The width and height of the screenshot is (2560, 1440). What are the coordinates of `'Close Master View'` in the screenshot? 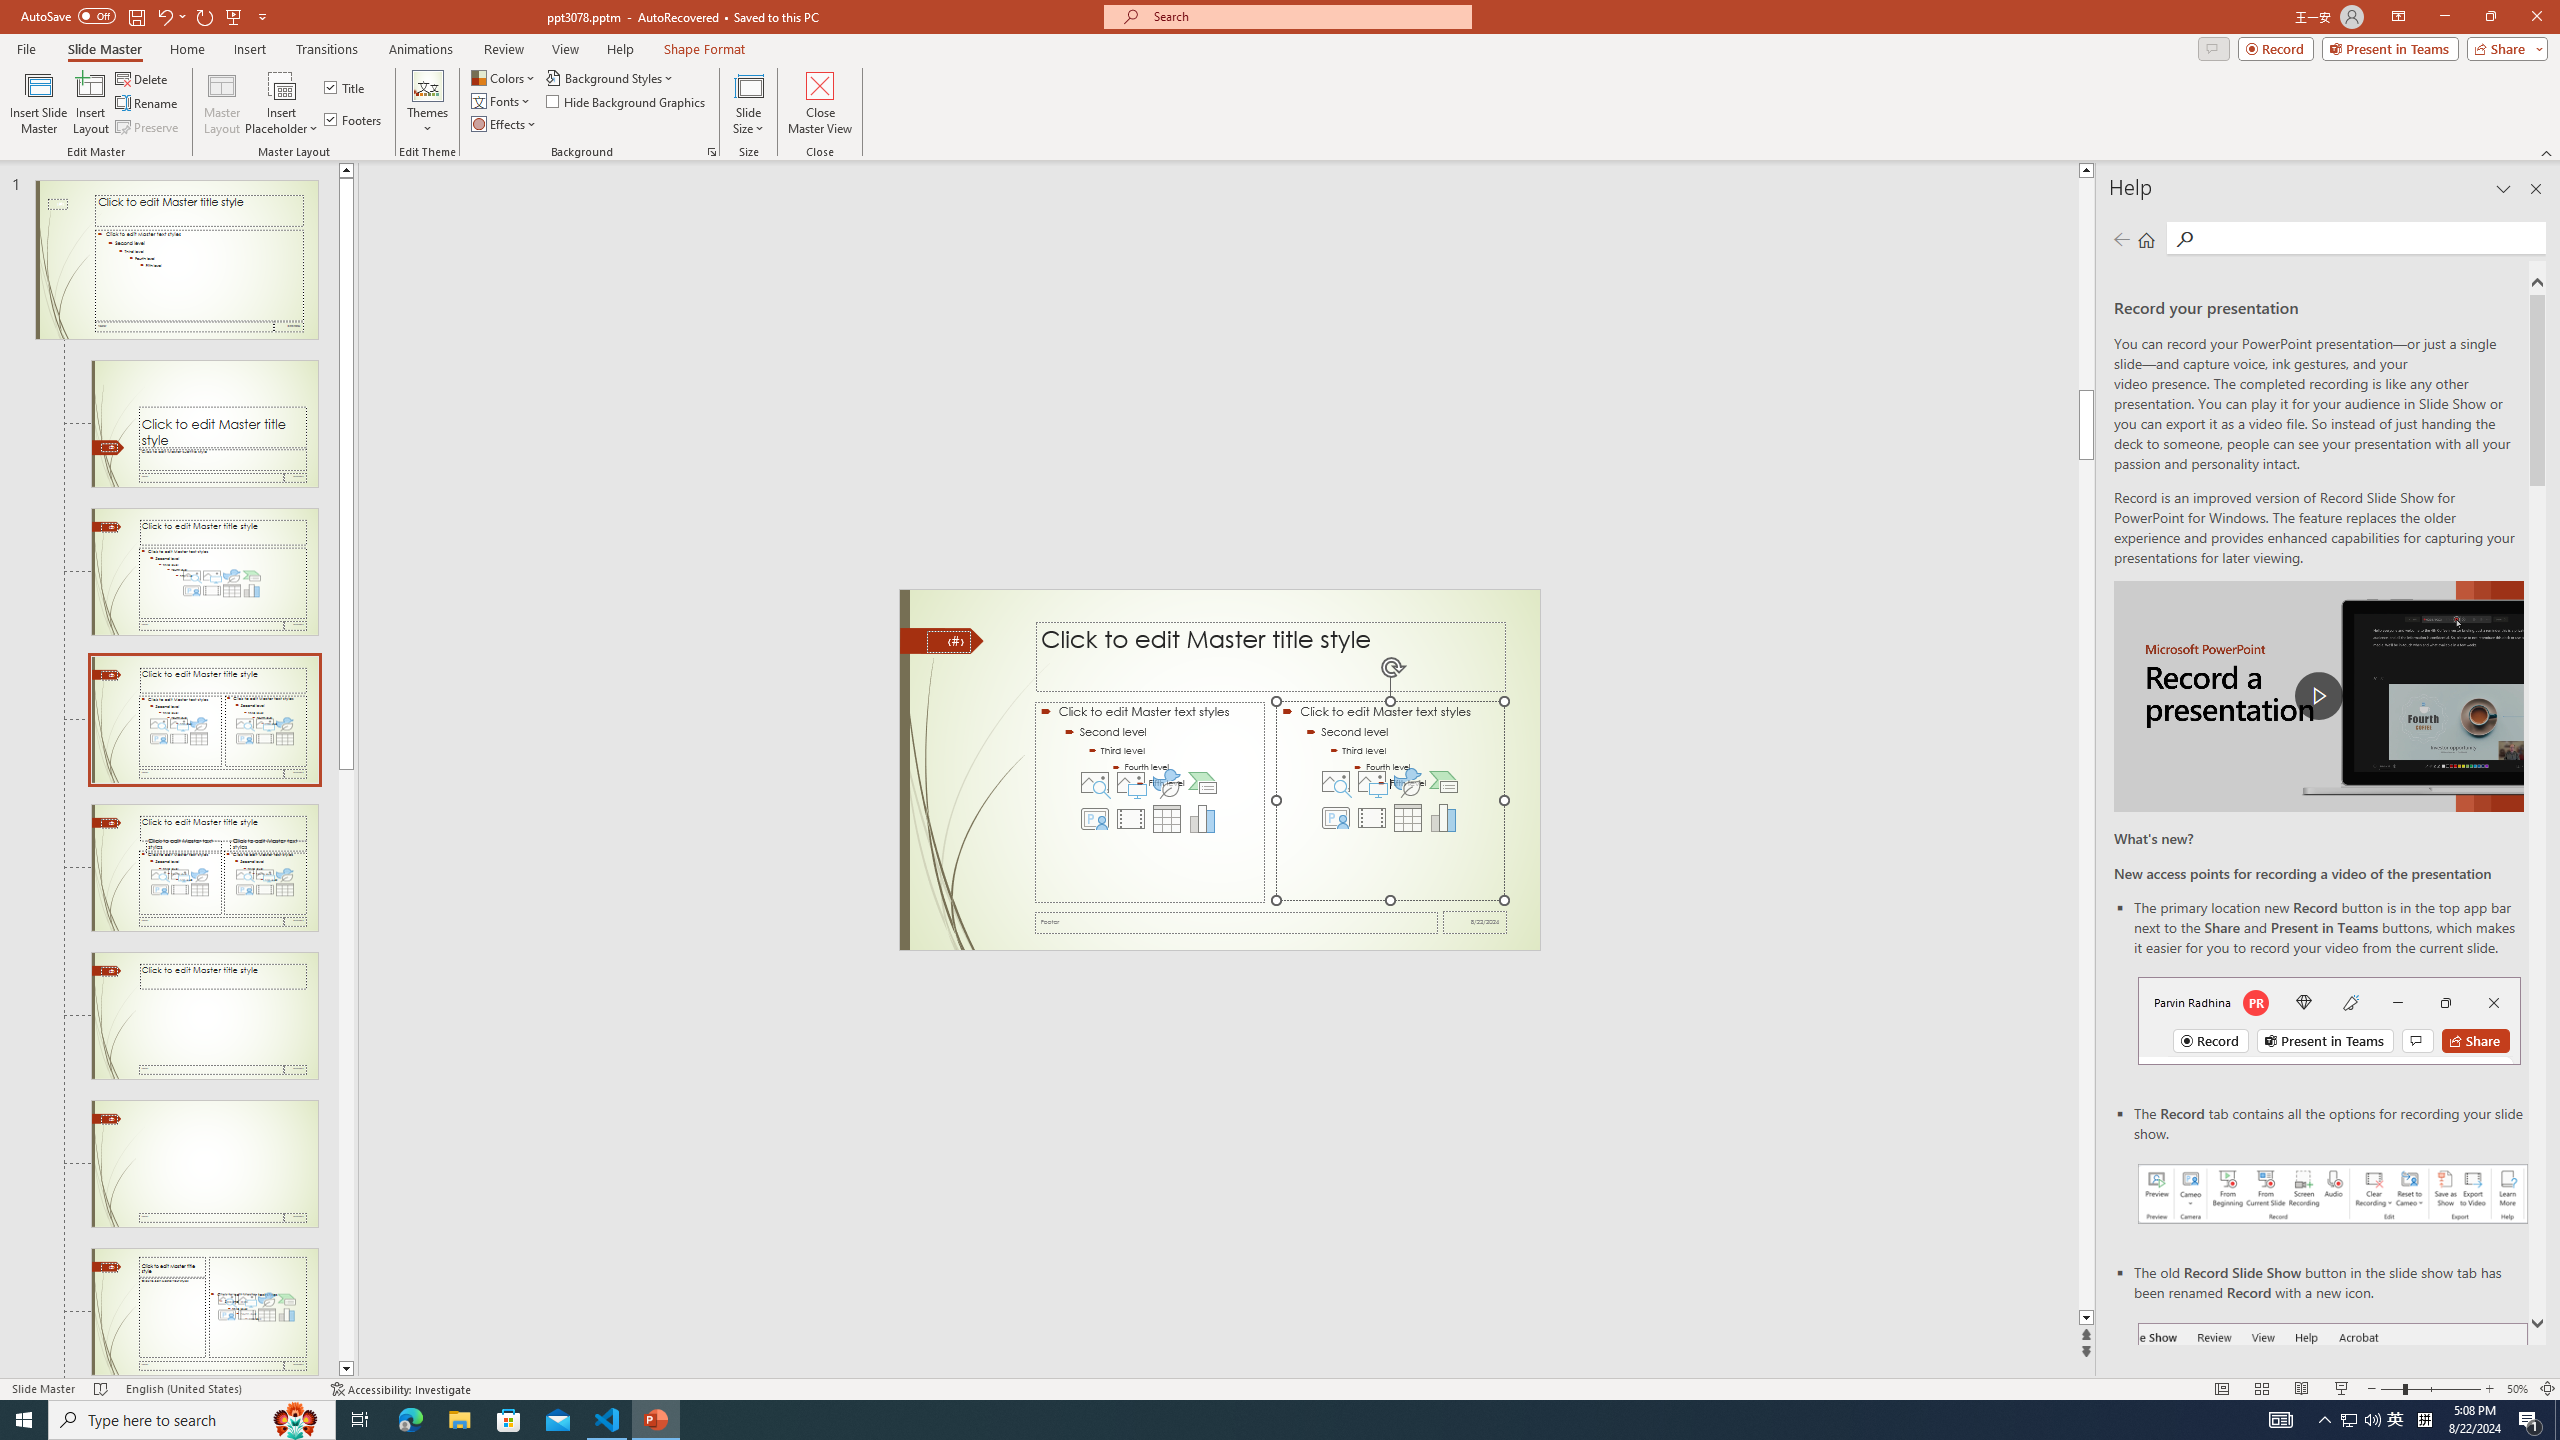 It's located at (819, 103).